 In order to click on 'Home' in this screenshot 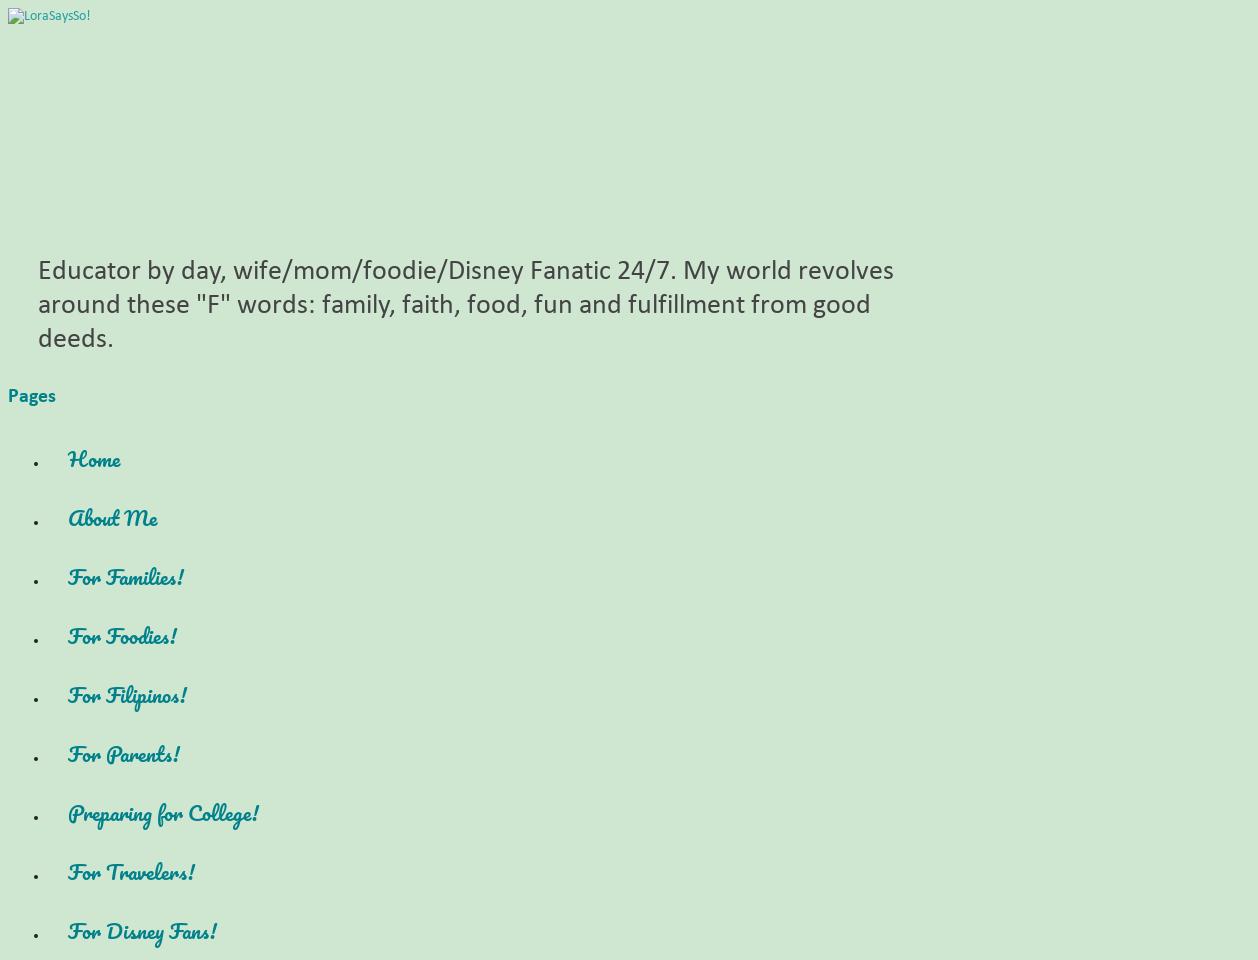, I will do `click(93, 458)`.